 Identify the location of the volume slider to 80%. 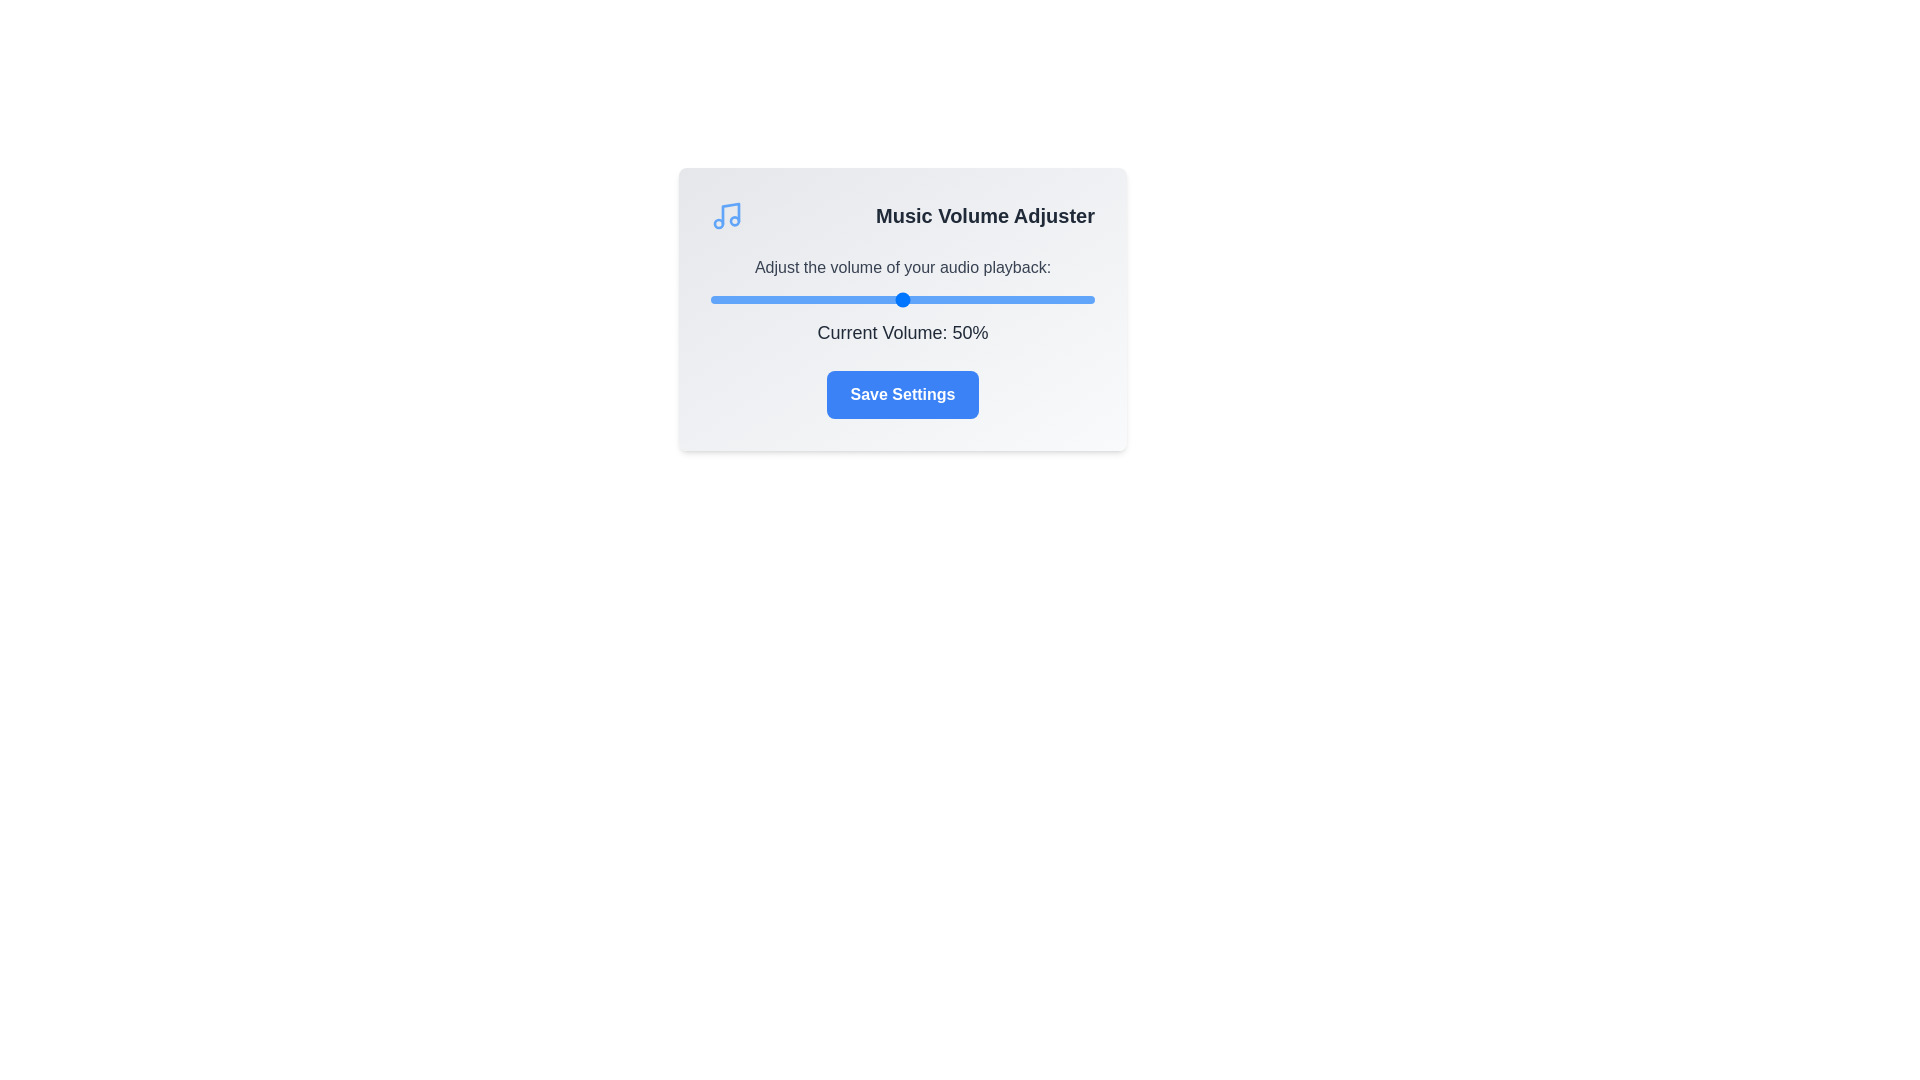
(1018, 300).